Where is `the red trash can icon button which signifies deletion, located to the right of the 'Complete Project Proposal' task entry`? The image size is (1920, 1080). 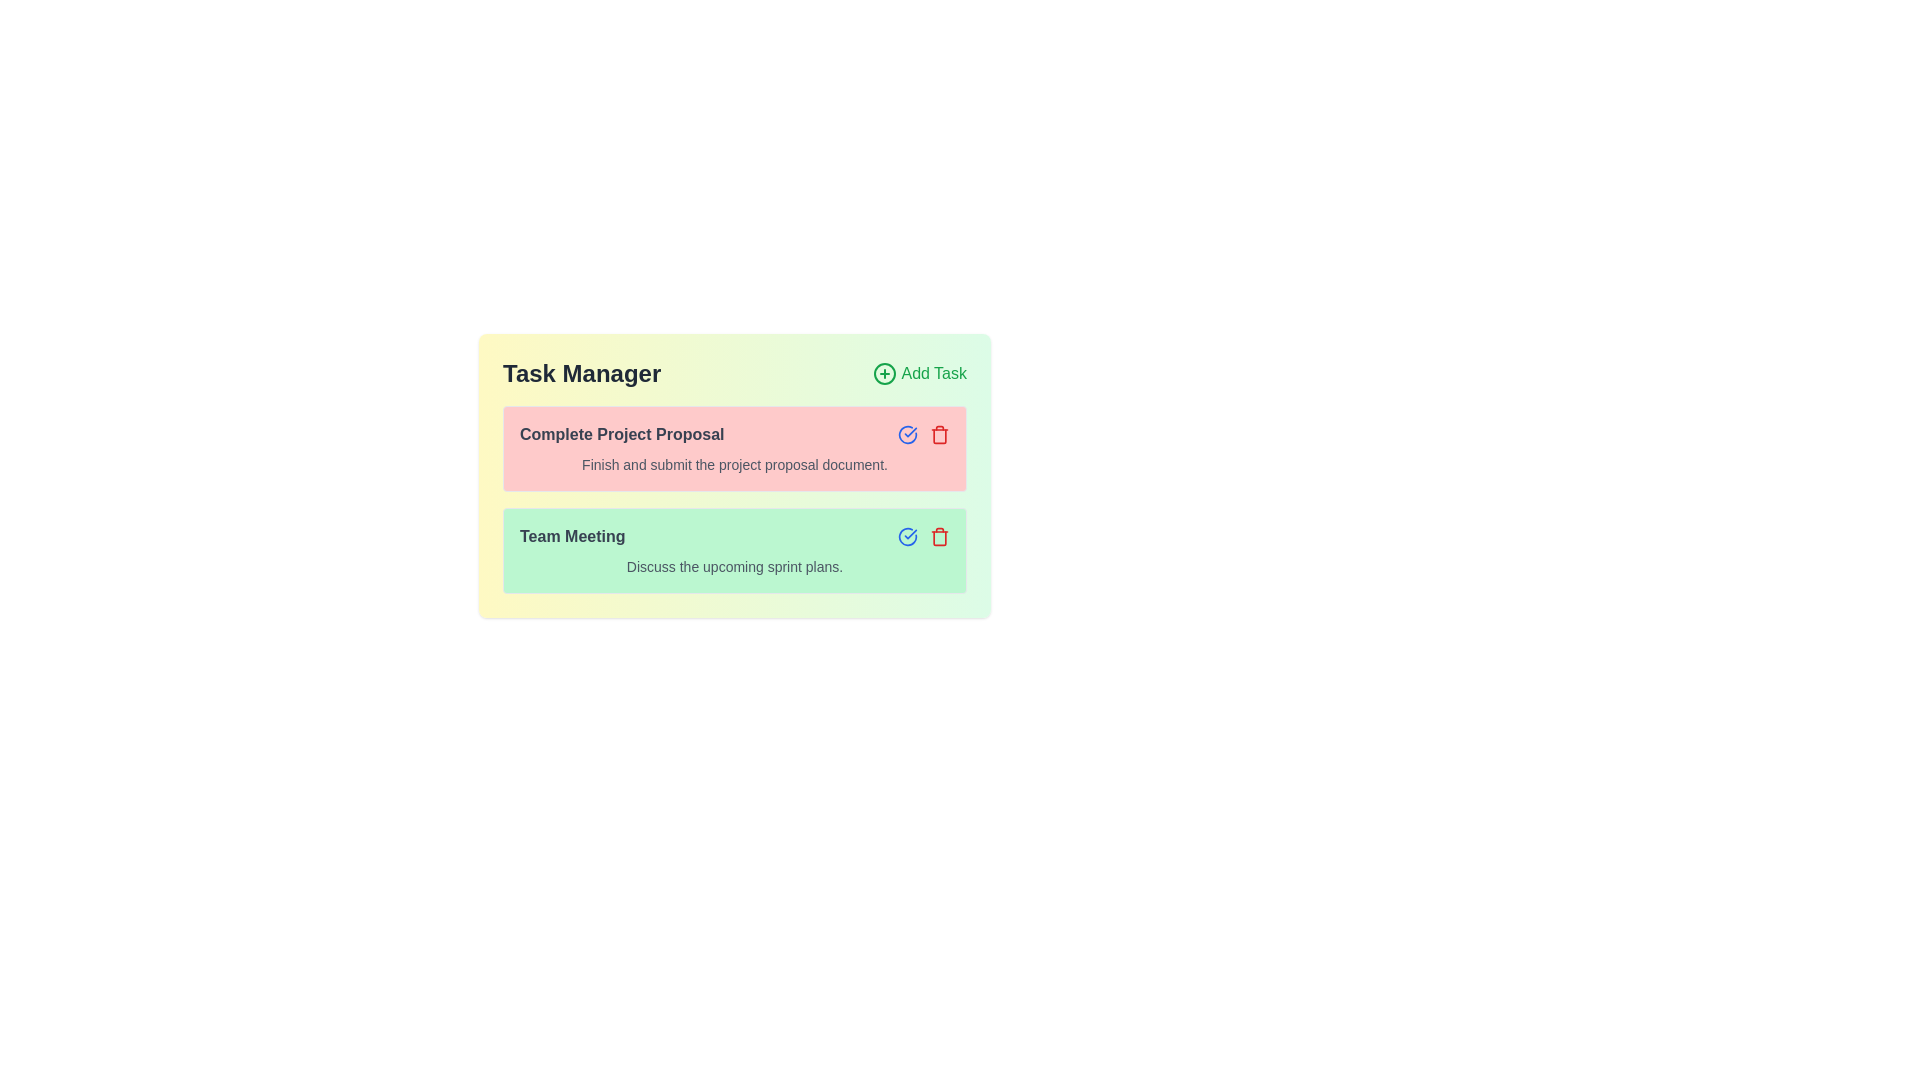
the red trash can icon button which signifies deletion, located to the right of the 'Complete Project Proposal' task entry is located at coordinates (939, 434).